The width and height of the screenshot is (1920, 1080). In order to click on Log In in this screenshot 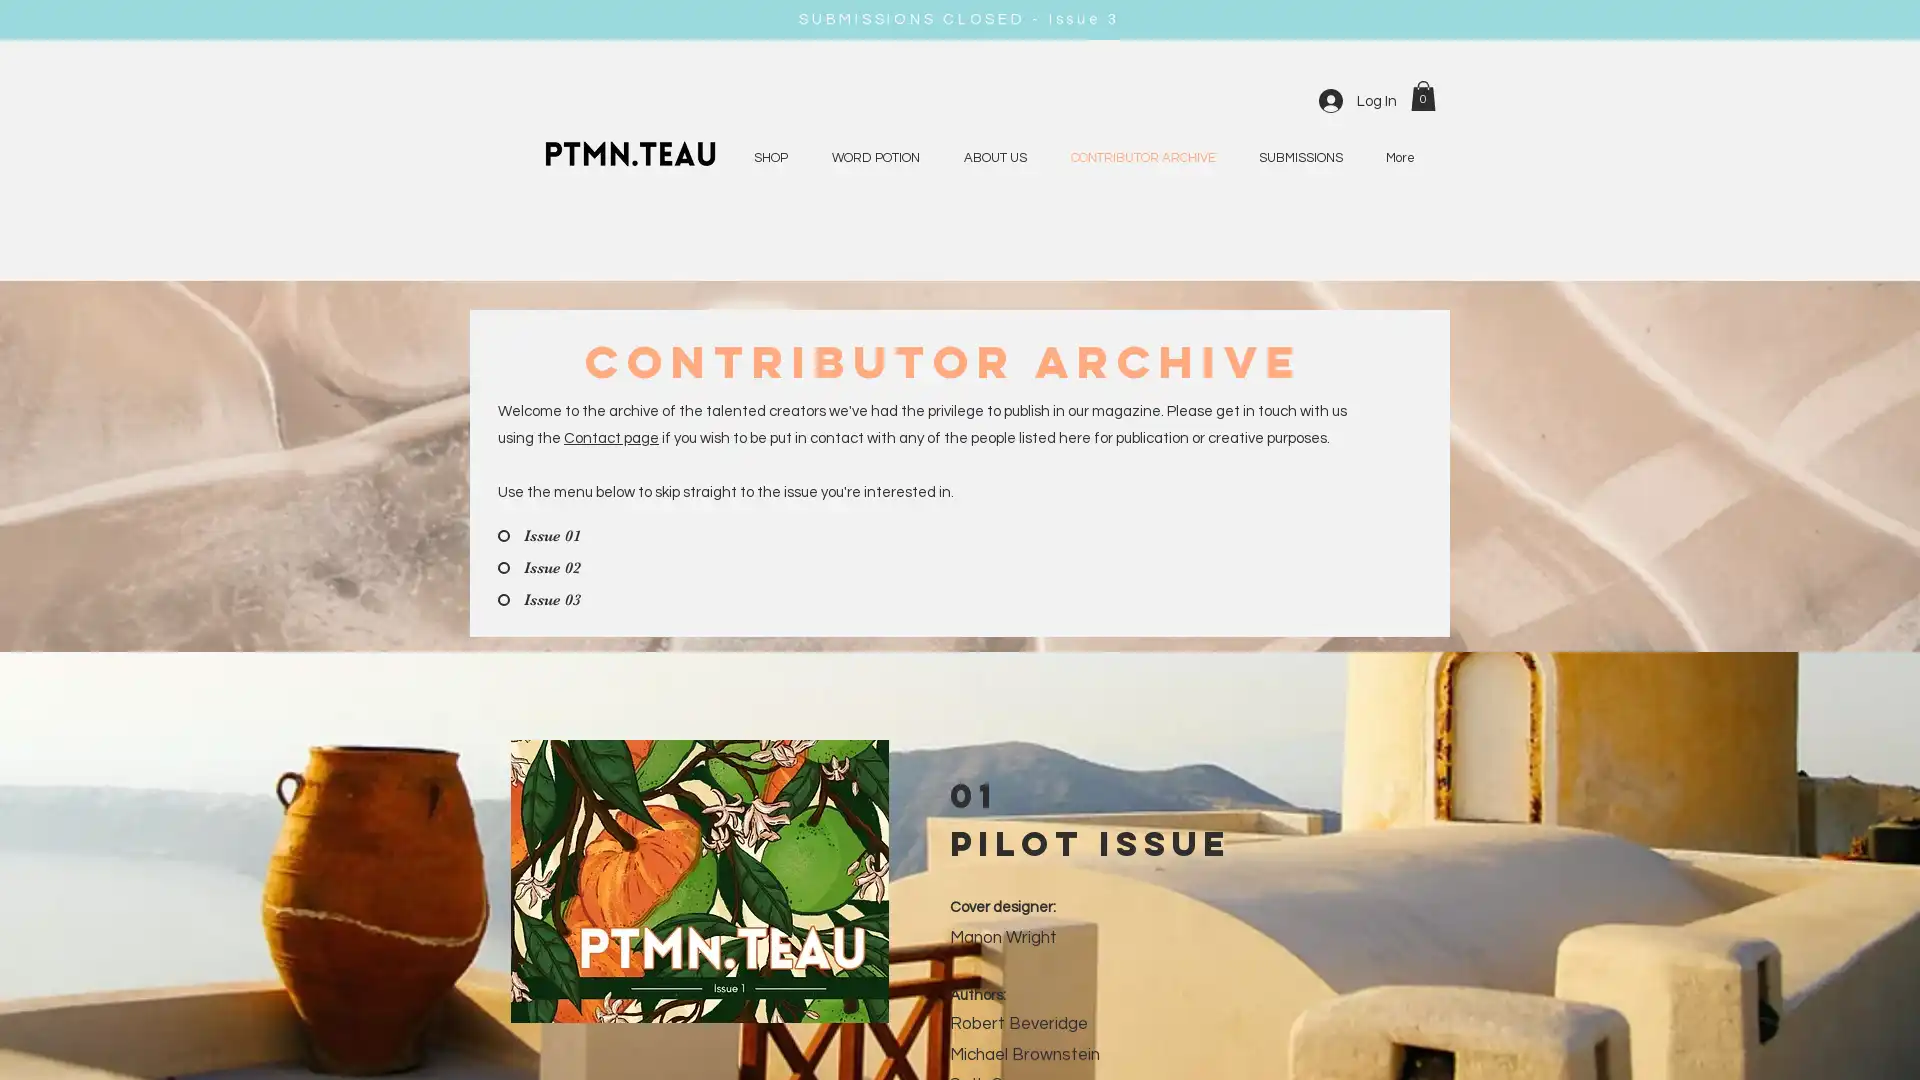, I will do `click(1358, 100)`.